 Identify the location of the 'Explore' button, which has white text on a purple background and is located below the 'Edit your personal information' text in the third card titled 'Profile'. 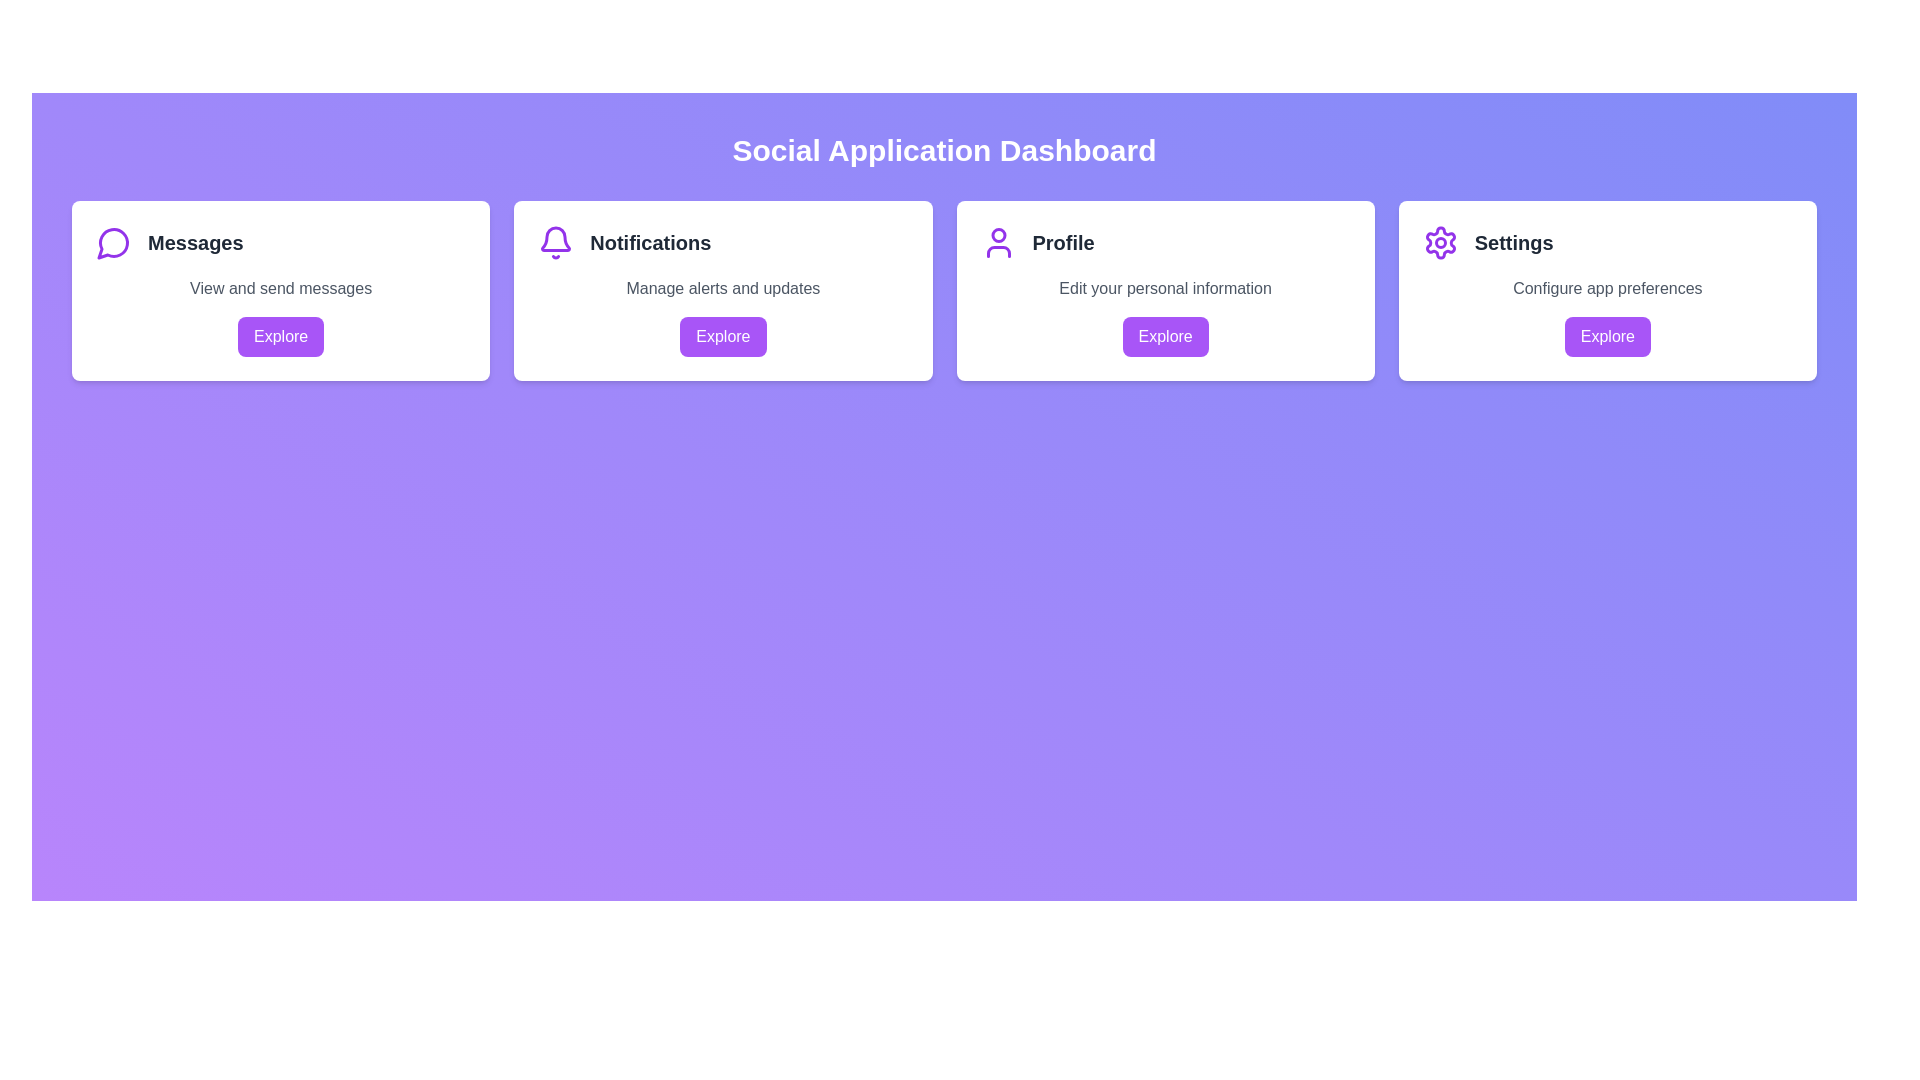
(1165, 335).